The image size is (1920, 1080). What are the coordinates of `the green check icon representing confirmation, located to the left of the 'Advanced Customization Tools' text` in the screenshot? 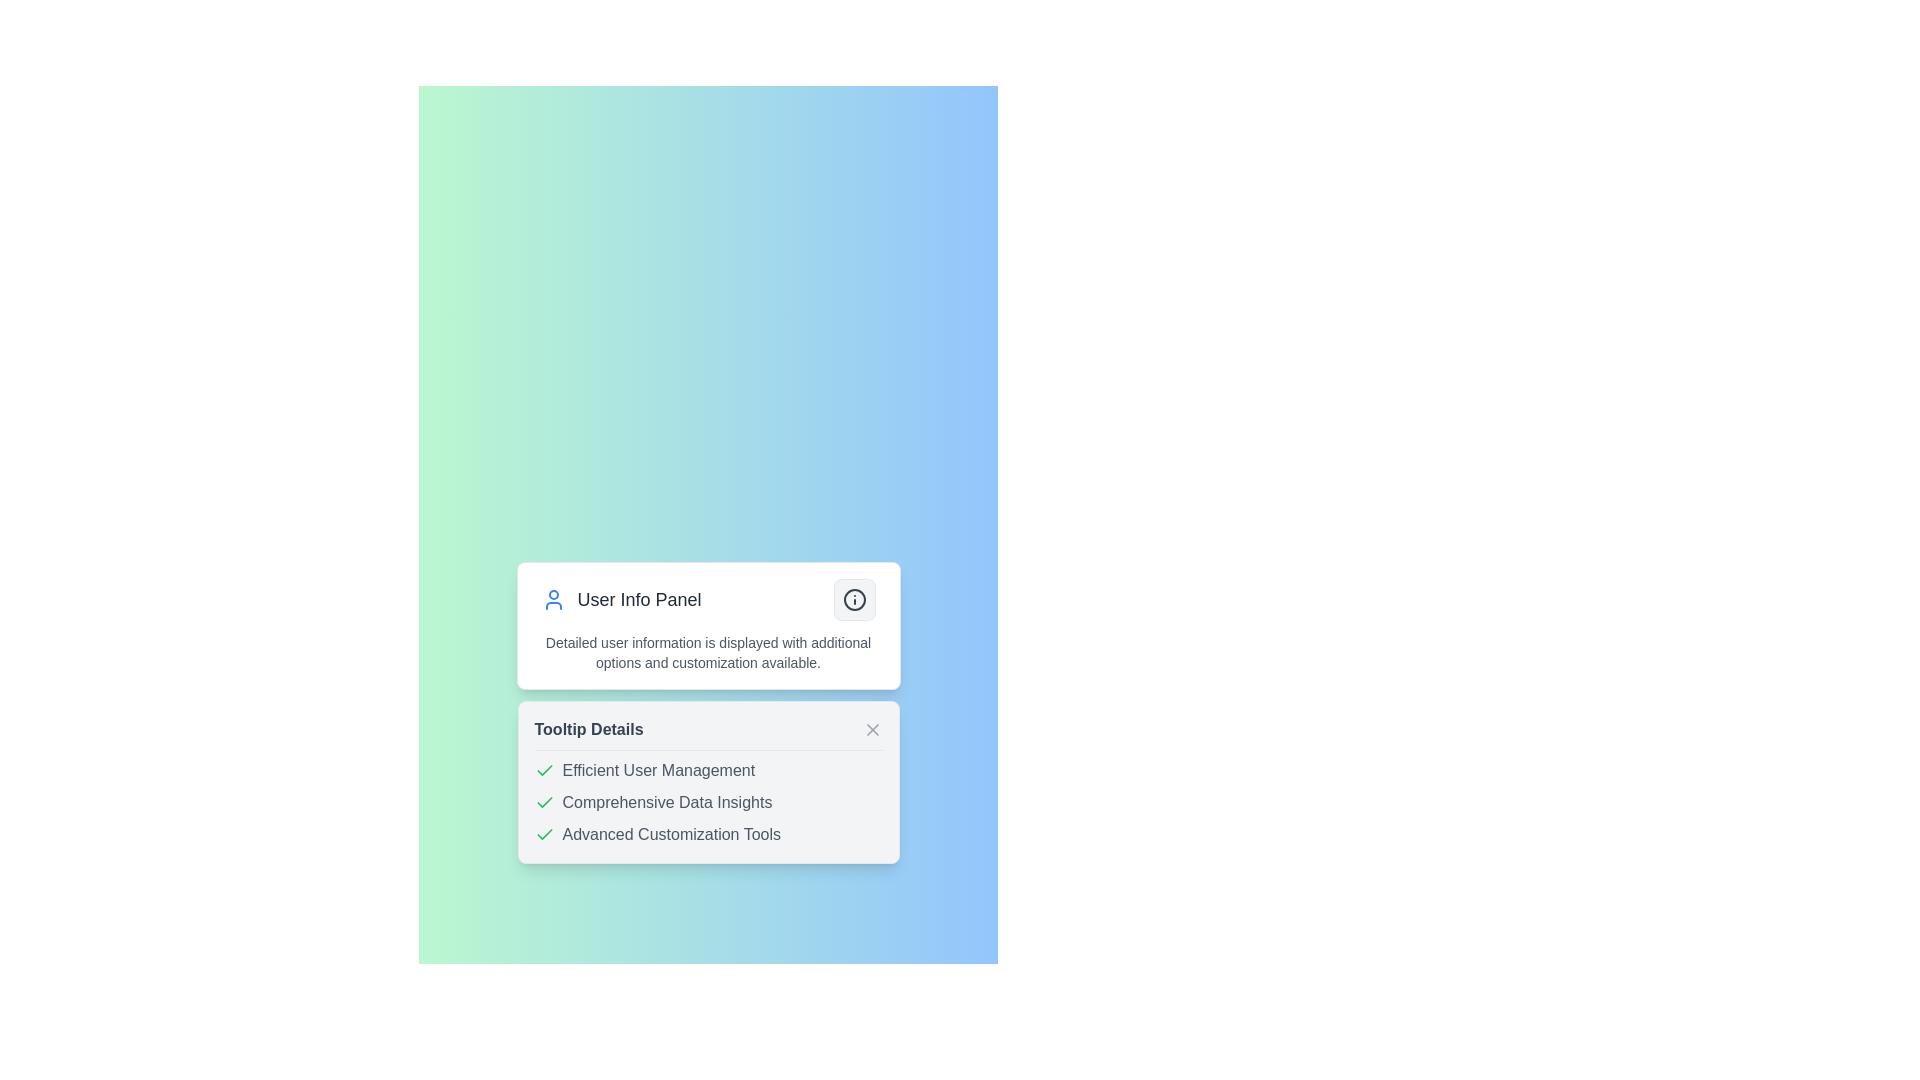 It's located at (544, 834).